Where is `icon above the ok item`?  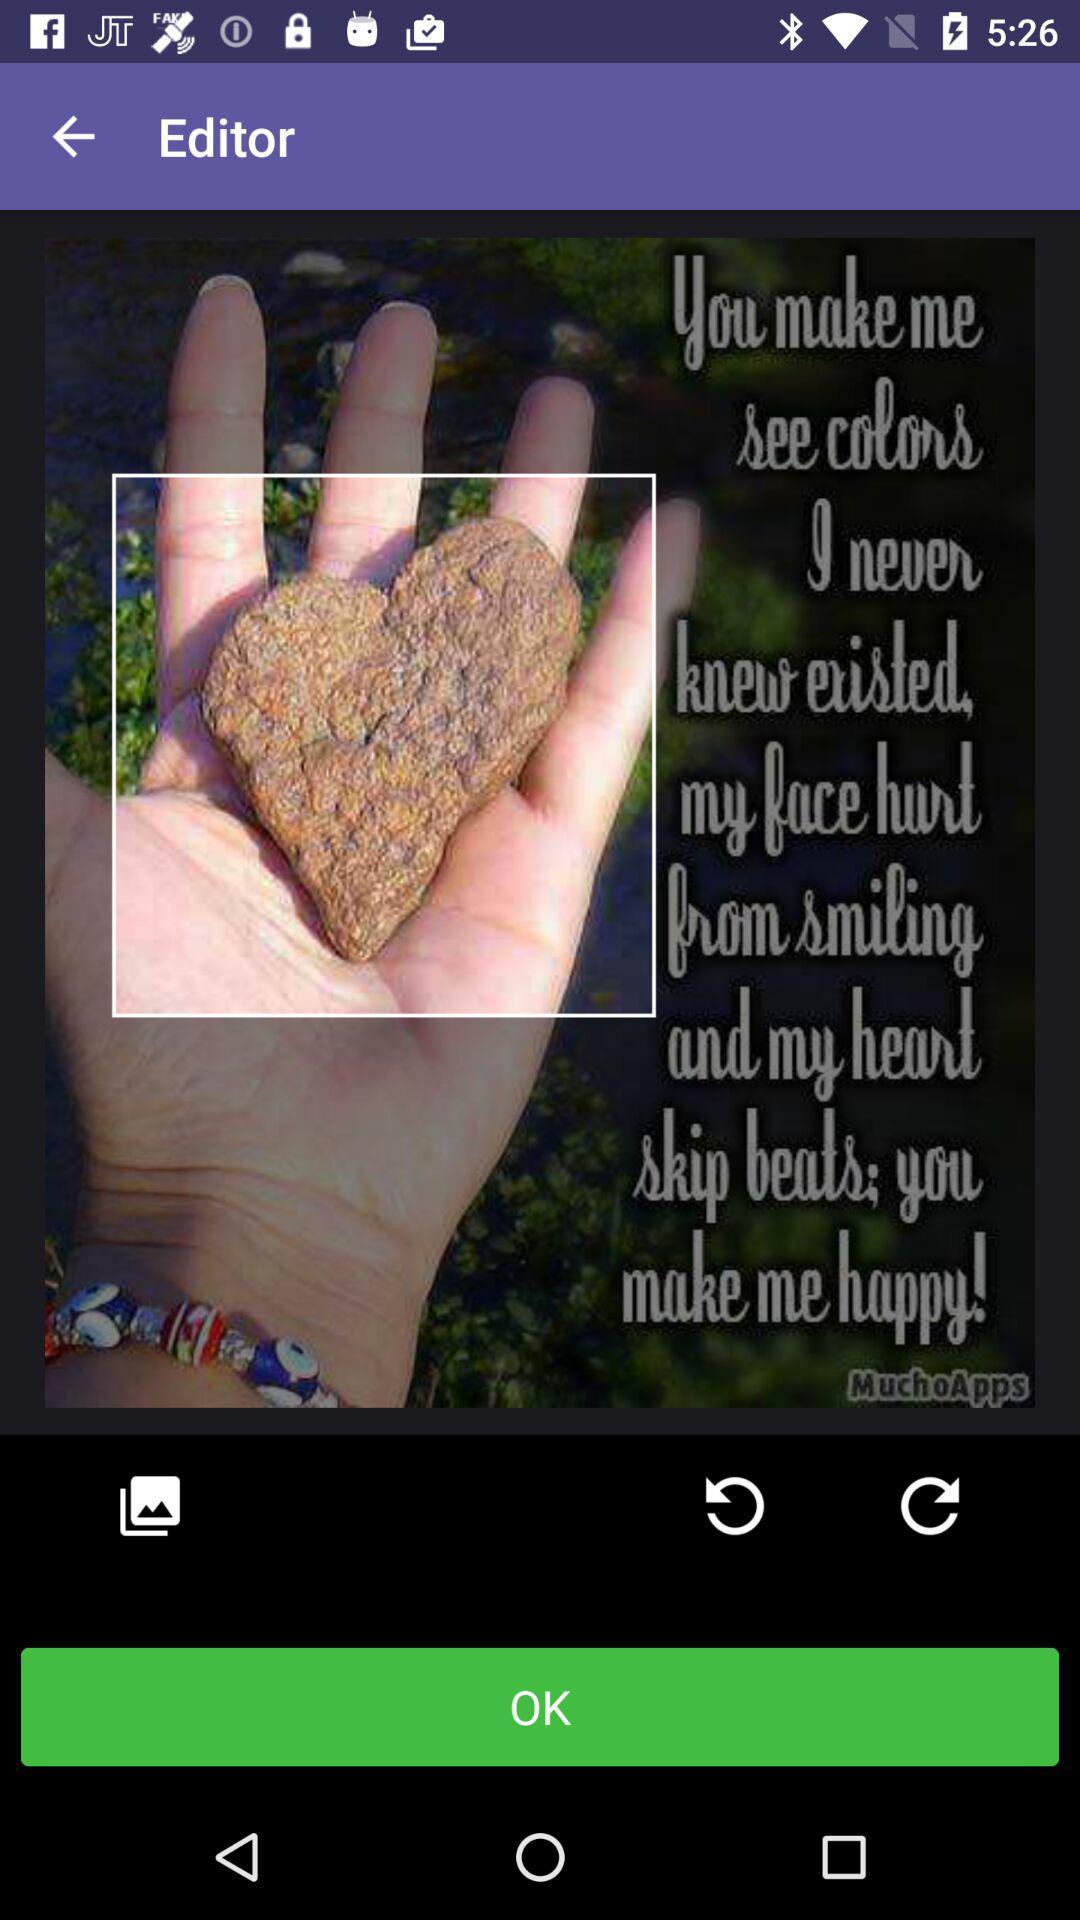
icon above the ok item is located at coordinates (929, 1506).